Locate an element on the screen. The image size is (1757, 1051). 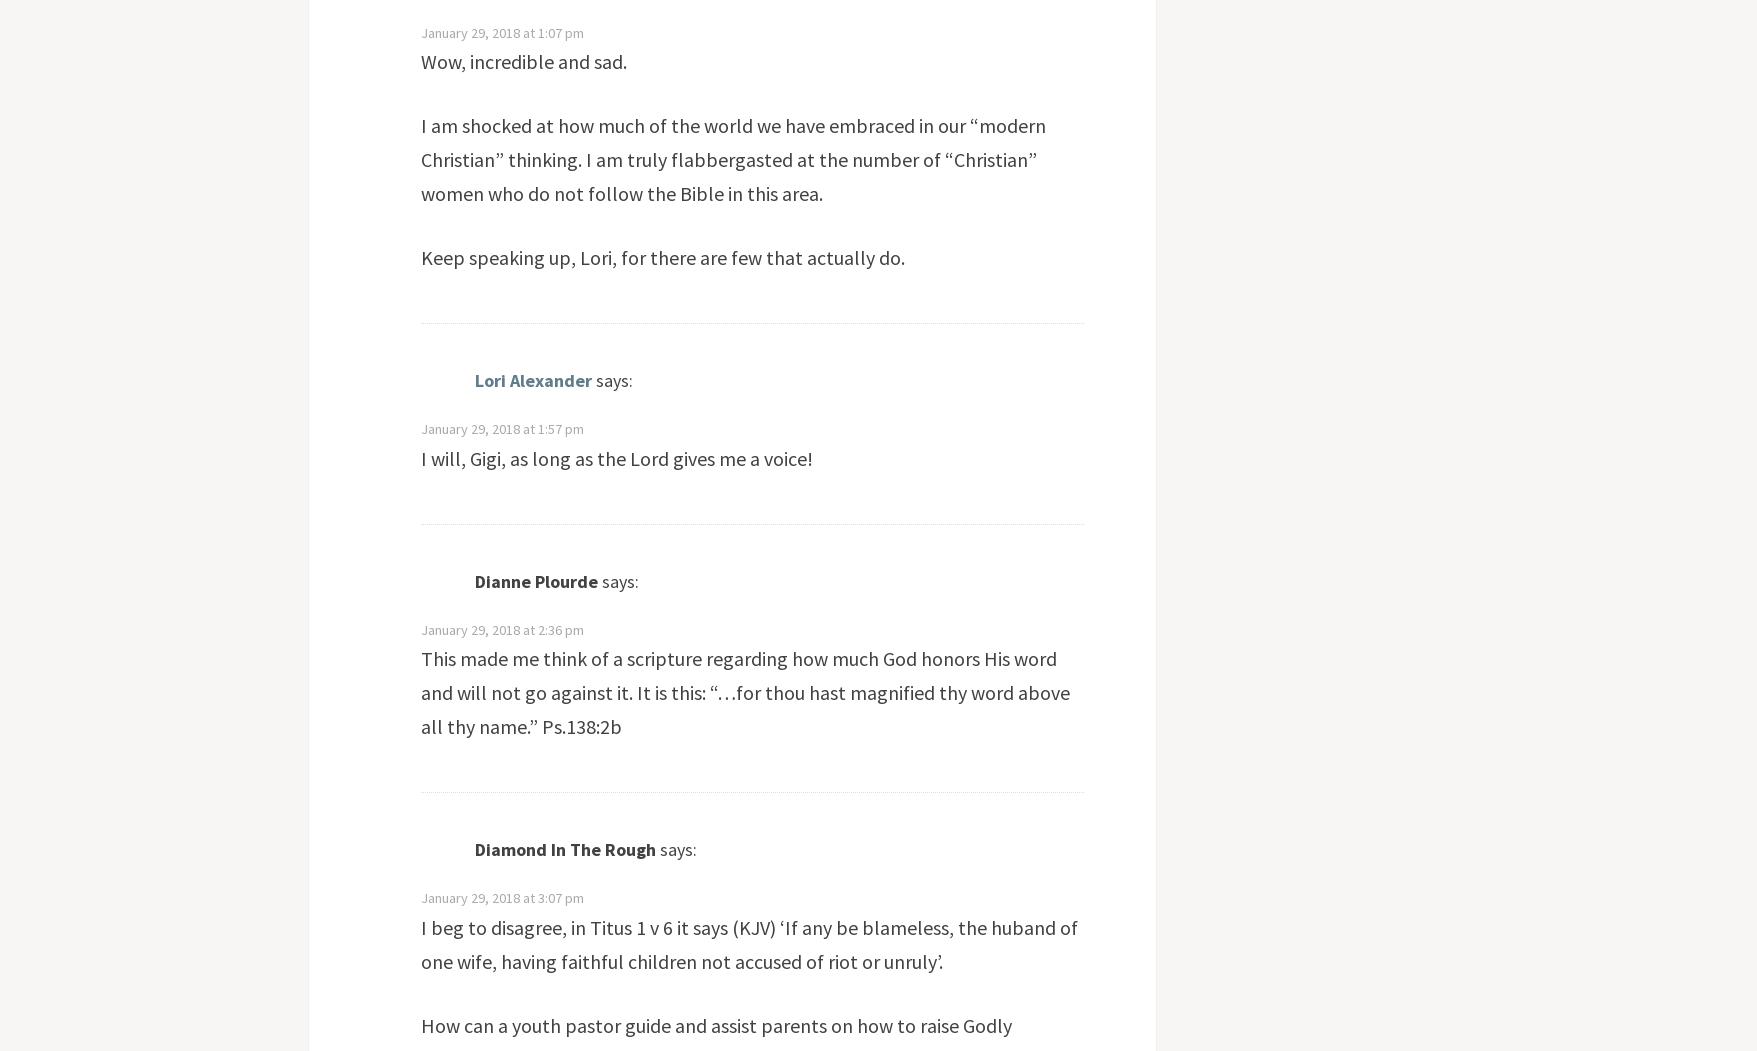
'This made me think of a scripture regarding how much God honors His word and will not    go against it. It is this: “…for thou hast magnified thy word above all thy name.” Ps.138:2b' is located at coordinates (418, 691).